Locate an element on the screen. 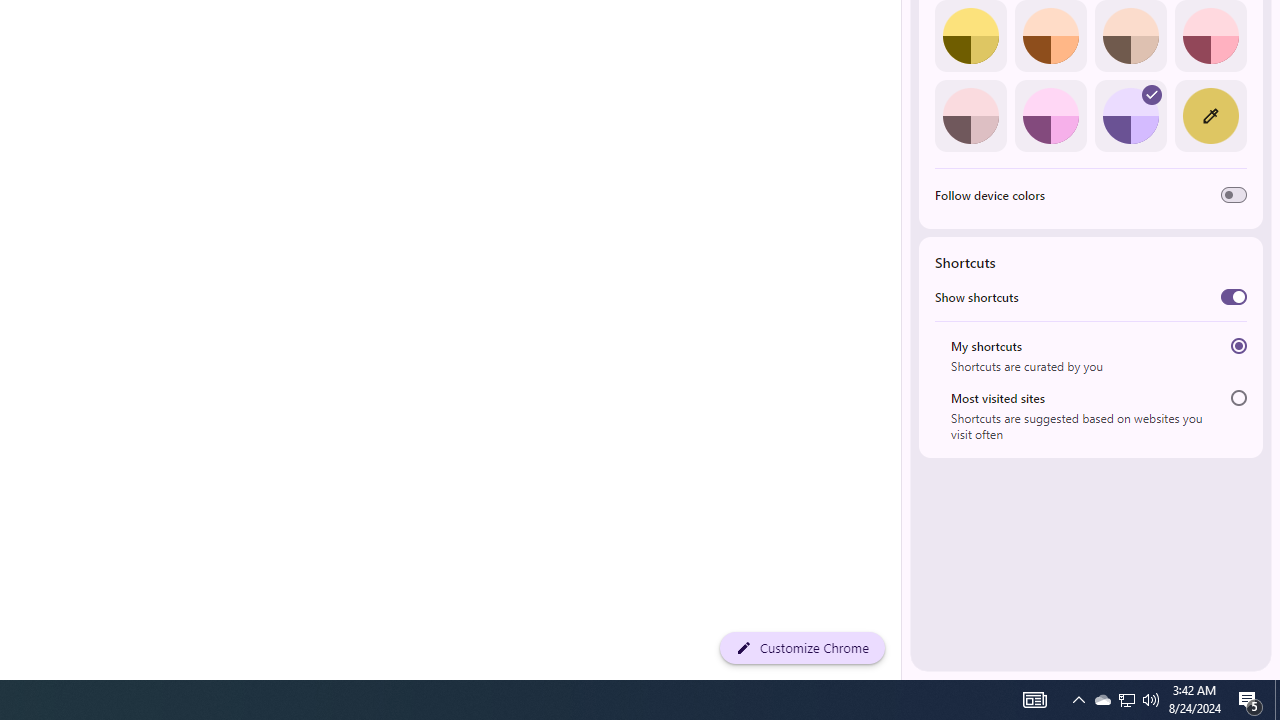 The image size is (1280, 720). 'AutomationID: svg' is located at coordinates (1152, 95).